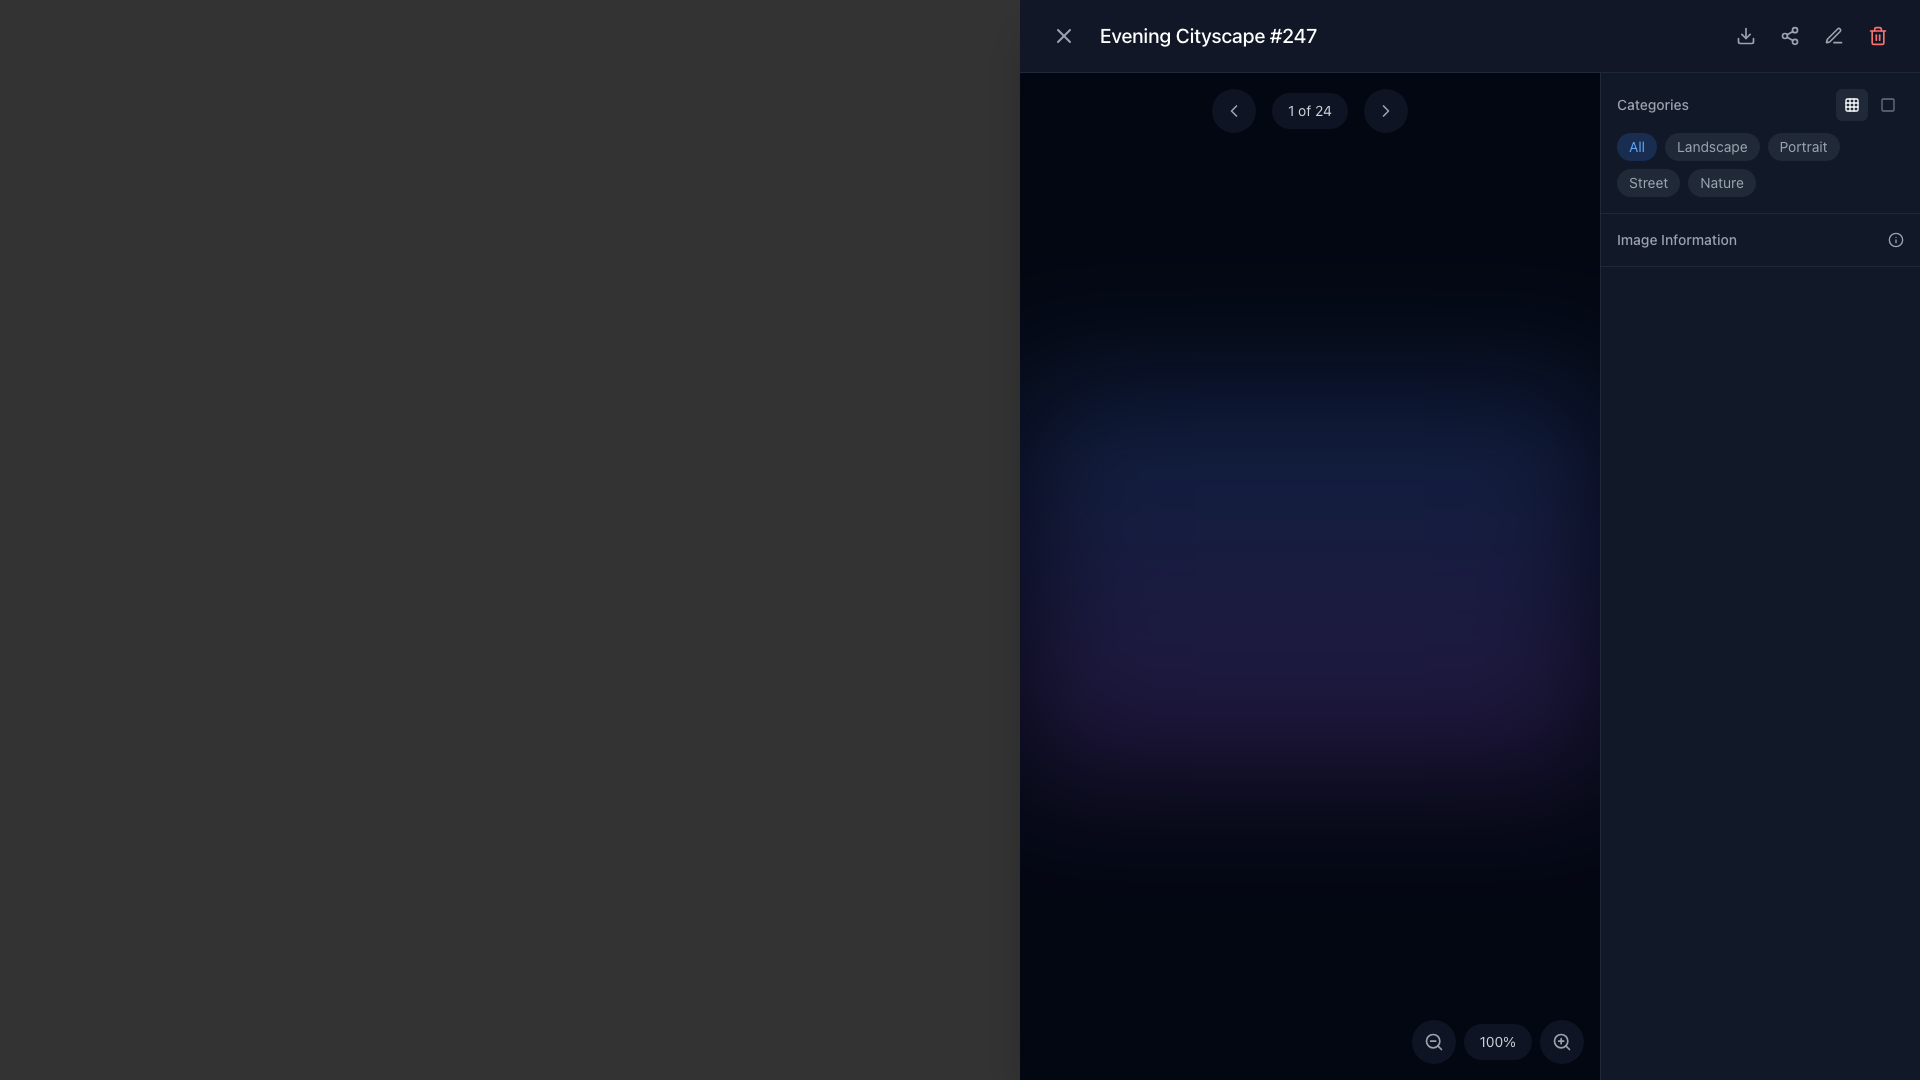 The image size is (1920, 1080). Describe the element at coordinates (1895, 238) in the screenshot. I see `the circular outline SVG icon, which has a 10-unit radius and is part of an informational icon within an SVG group` at that location.